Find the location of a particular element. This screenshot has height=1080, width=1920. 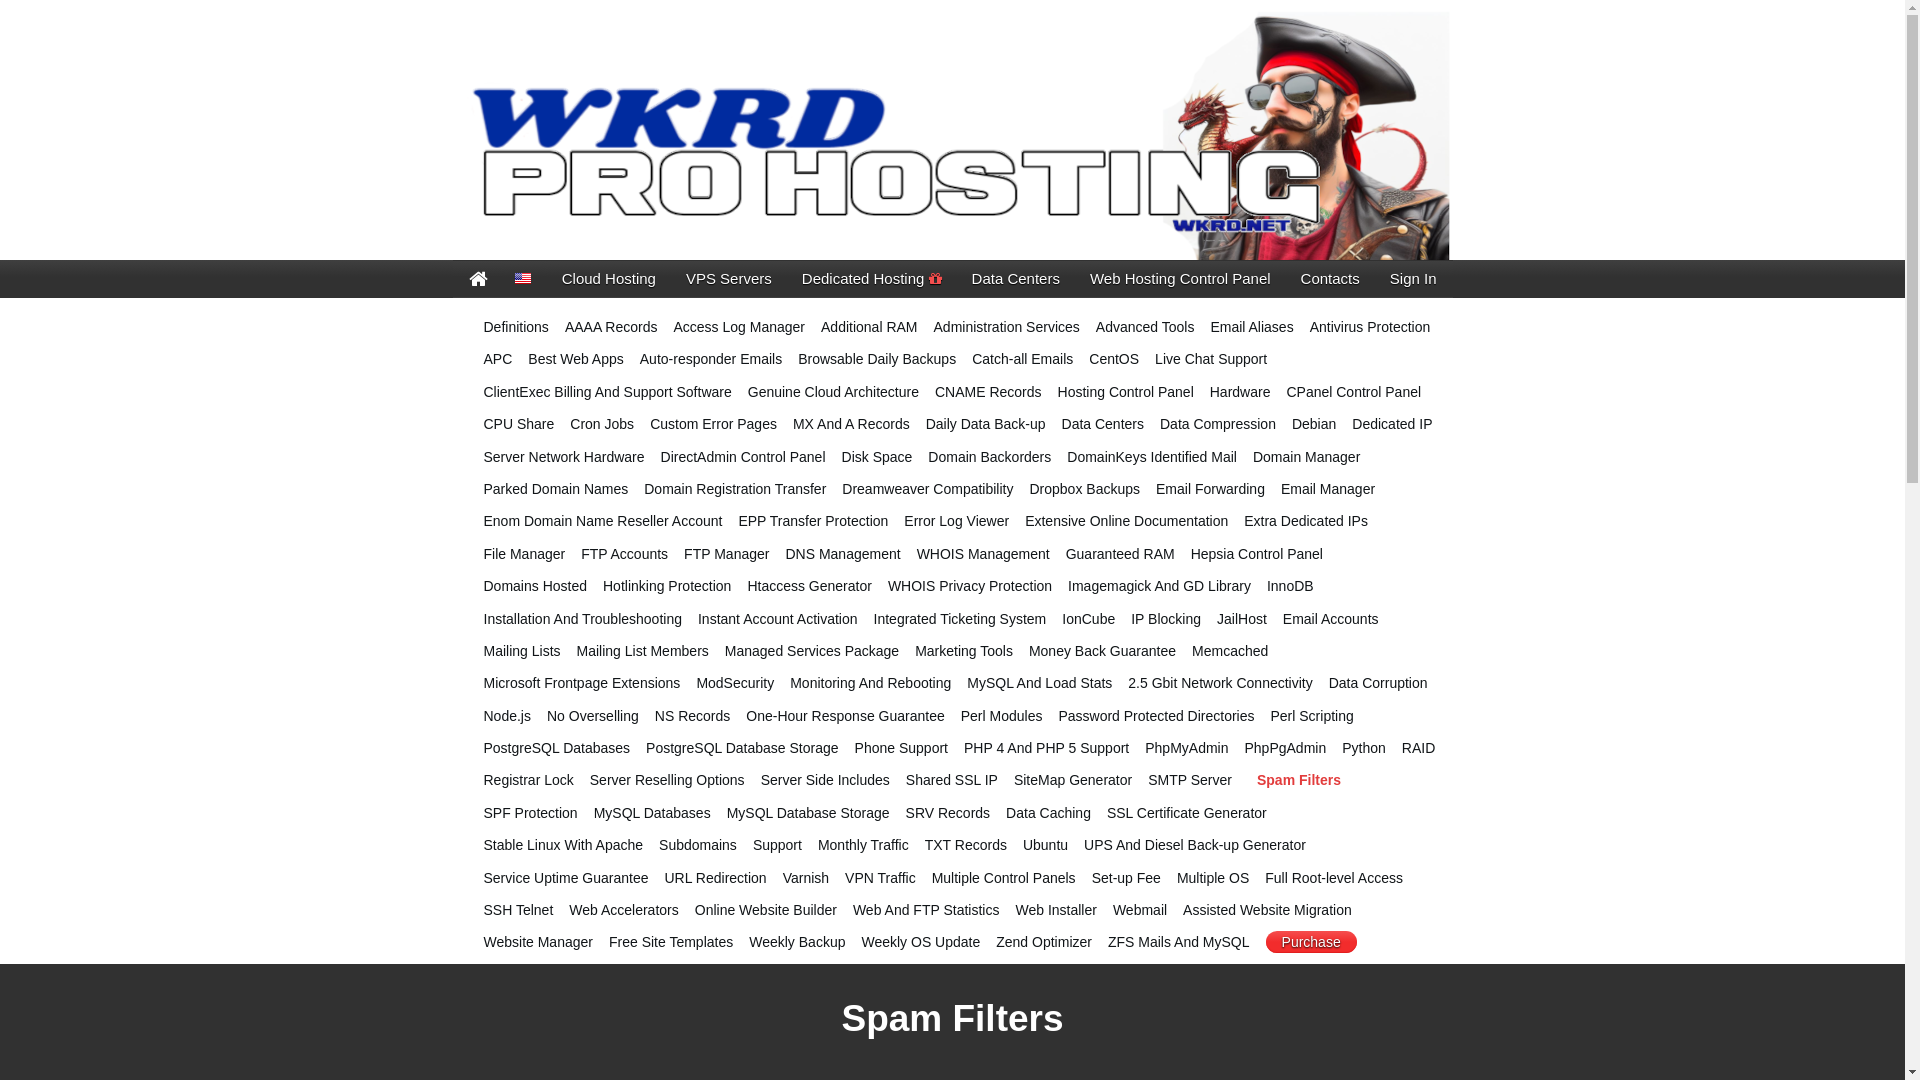

'Sign In' is located at coordinates (1412, 278).